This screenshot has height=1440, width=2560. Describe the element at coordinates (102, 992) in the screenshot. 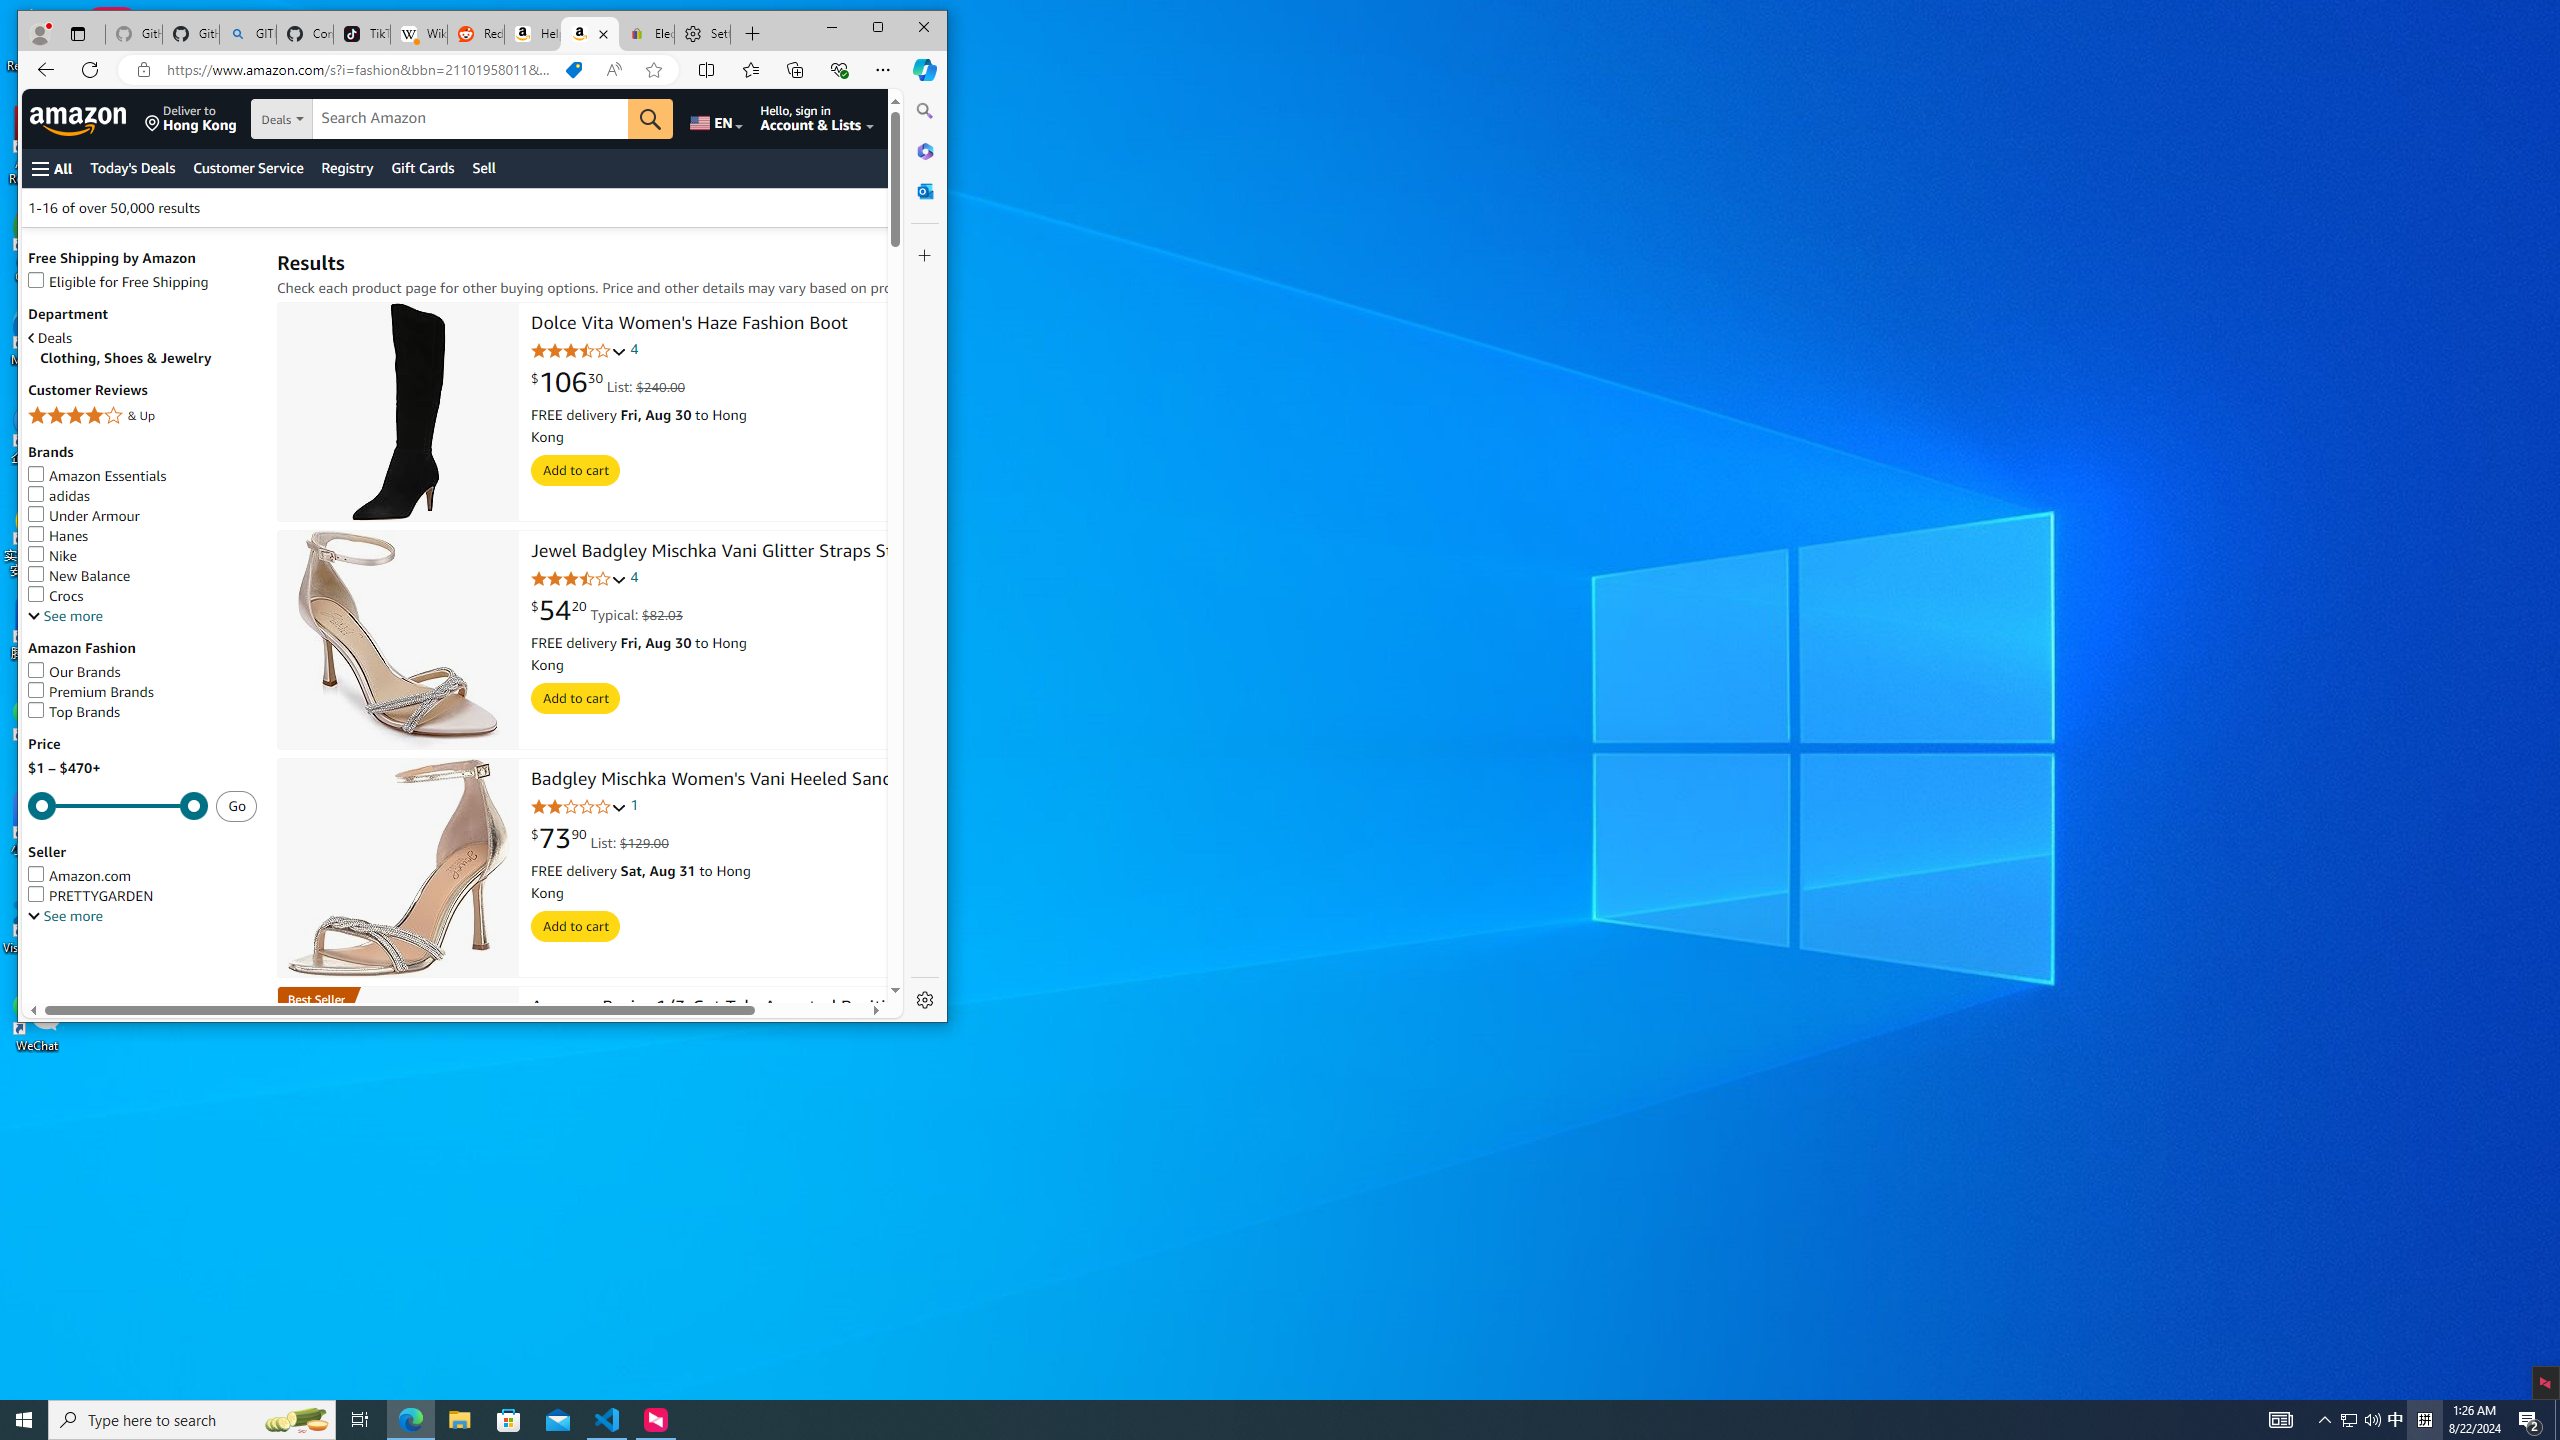

I see `'Go back to filtering menu'` at that location.